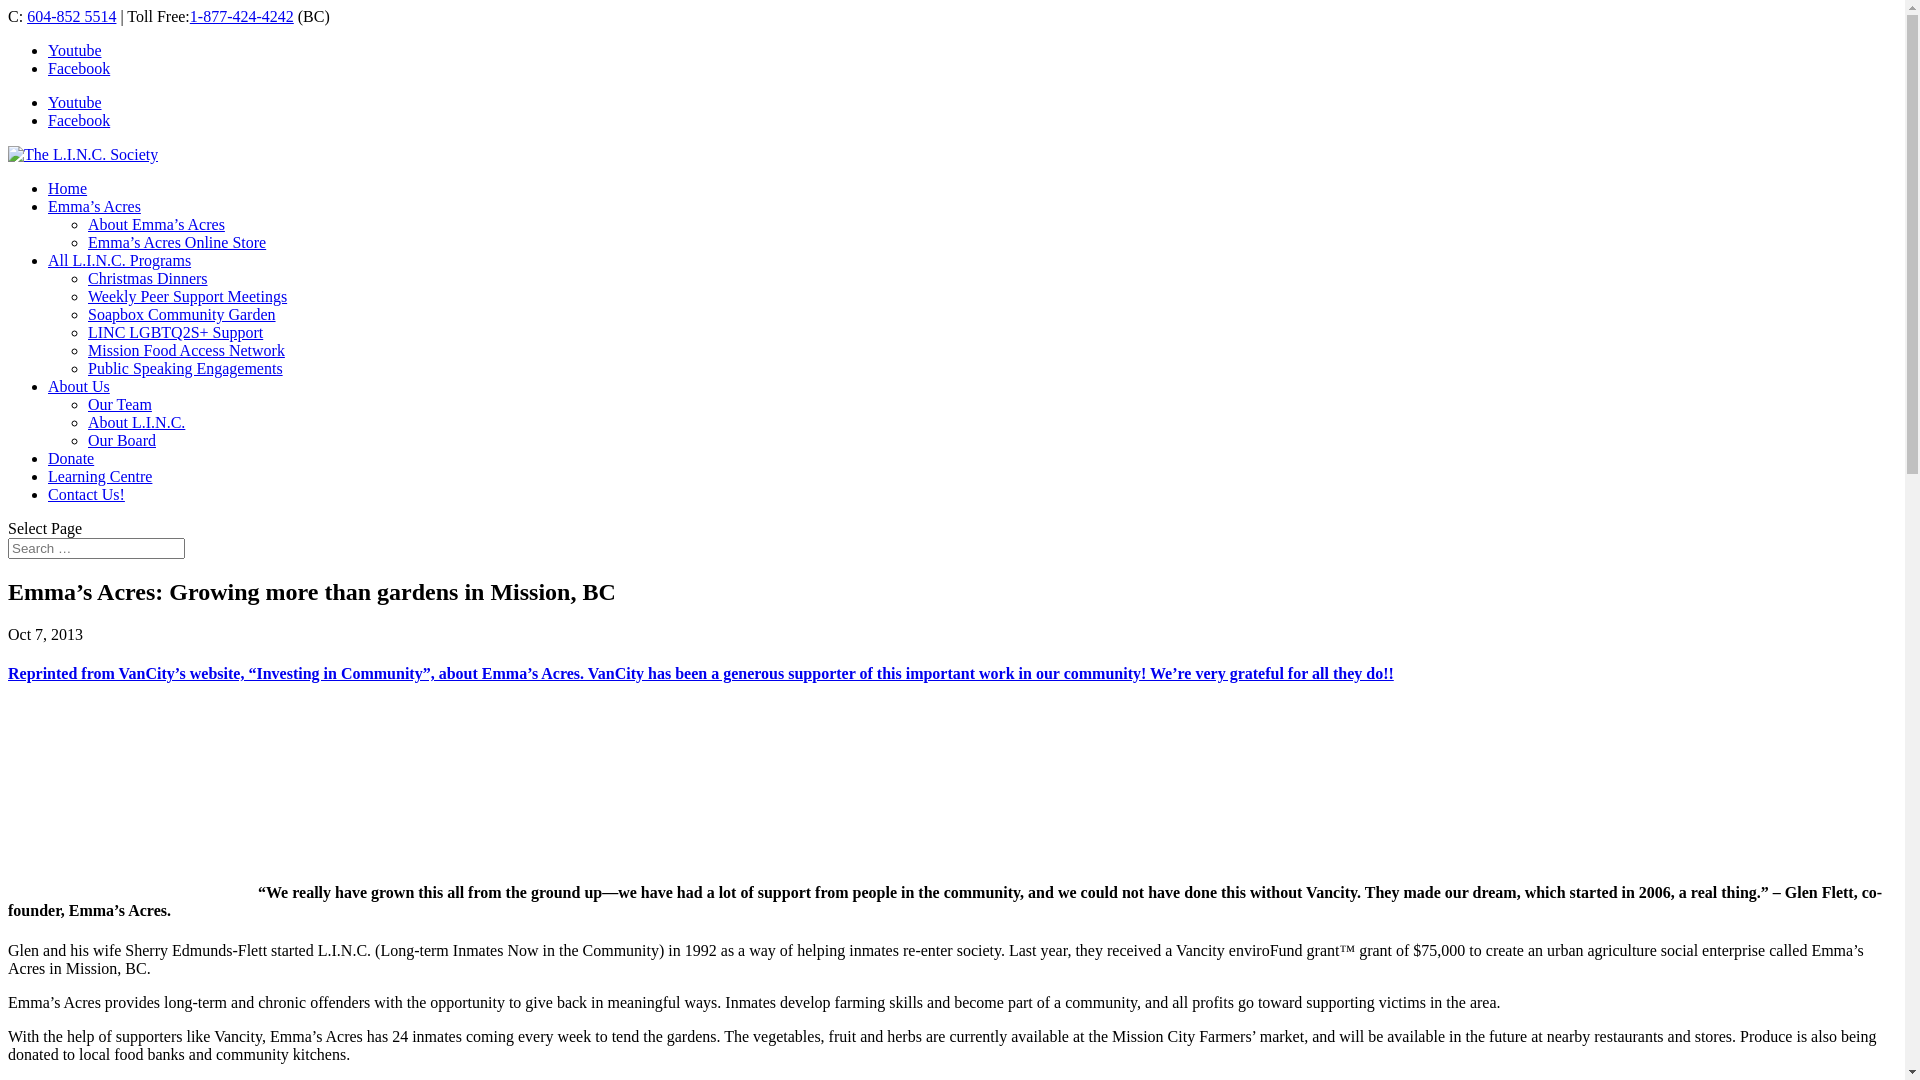  I want to click on 'Mission Food Access Network', so click(186, 349).